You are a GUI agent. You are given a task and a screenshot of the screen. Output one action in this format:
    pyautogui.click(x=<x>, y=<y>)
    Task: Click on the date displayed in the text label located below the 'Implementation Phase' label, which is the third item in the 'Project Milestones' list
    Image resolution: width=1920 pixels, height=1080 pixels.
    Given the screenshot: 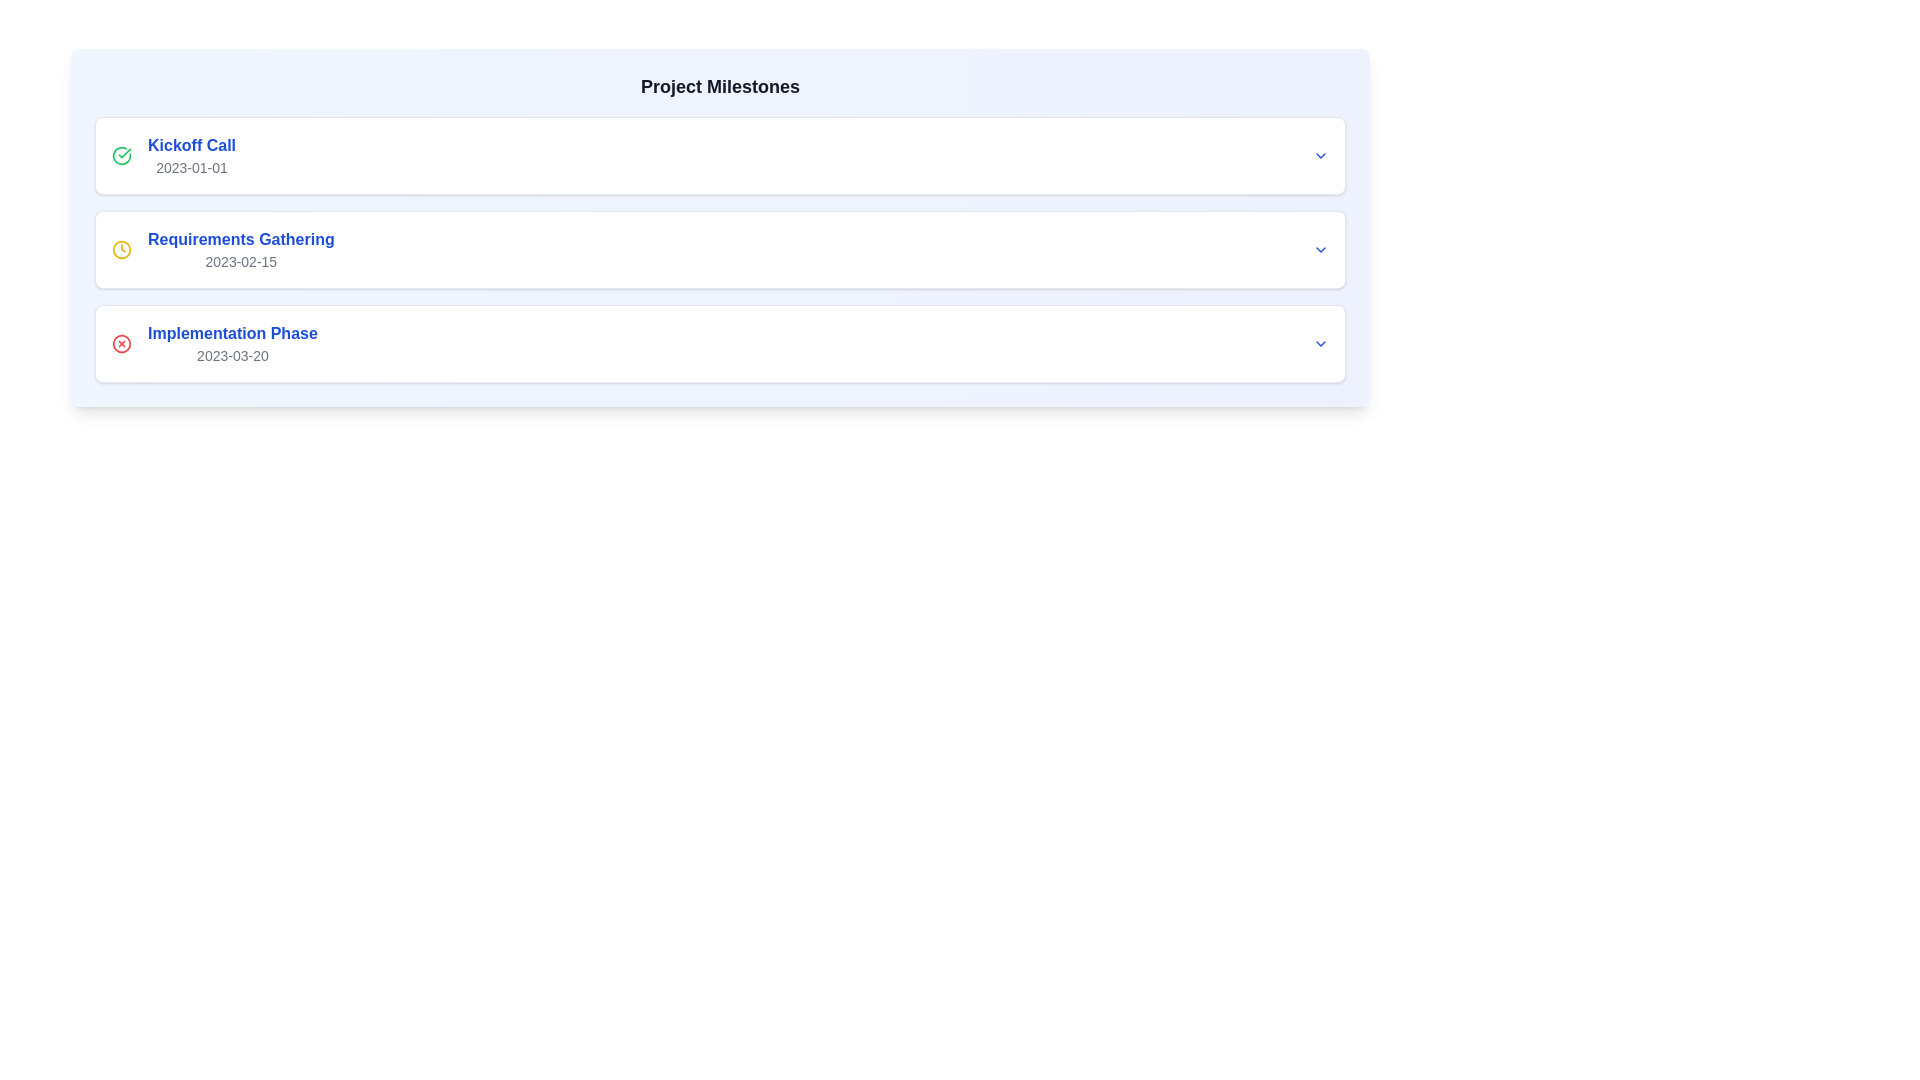 What is the action you would take?
    pyautogui.click(x=232, y=354)
    